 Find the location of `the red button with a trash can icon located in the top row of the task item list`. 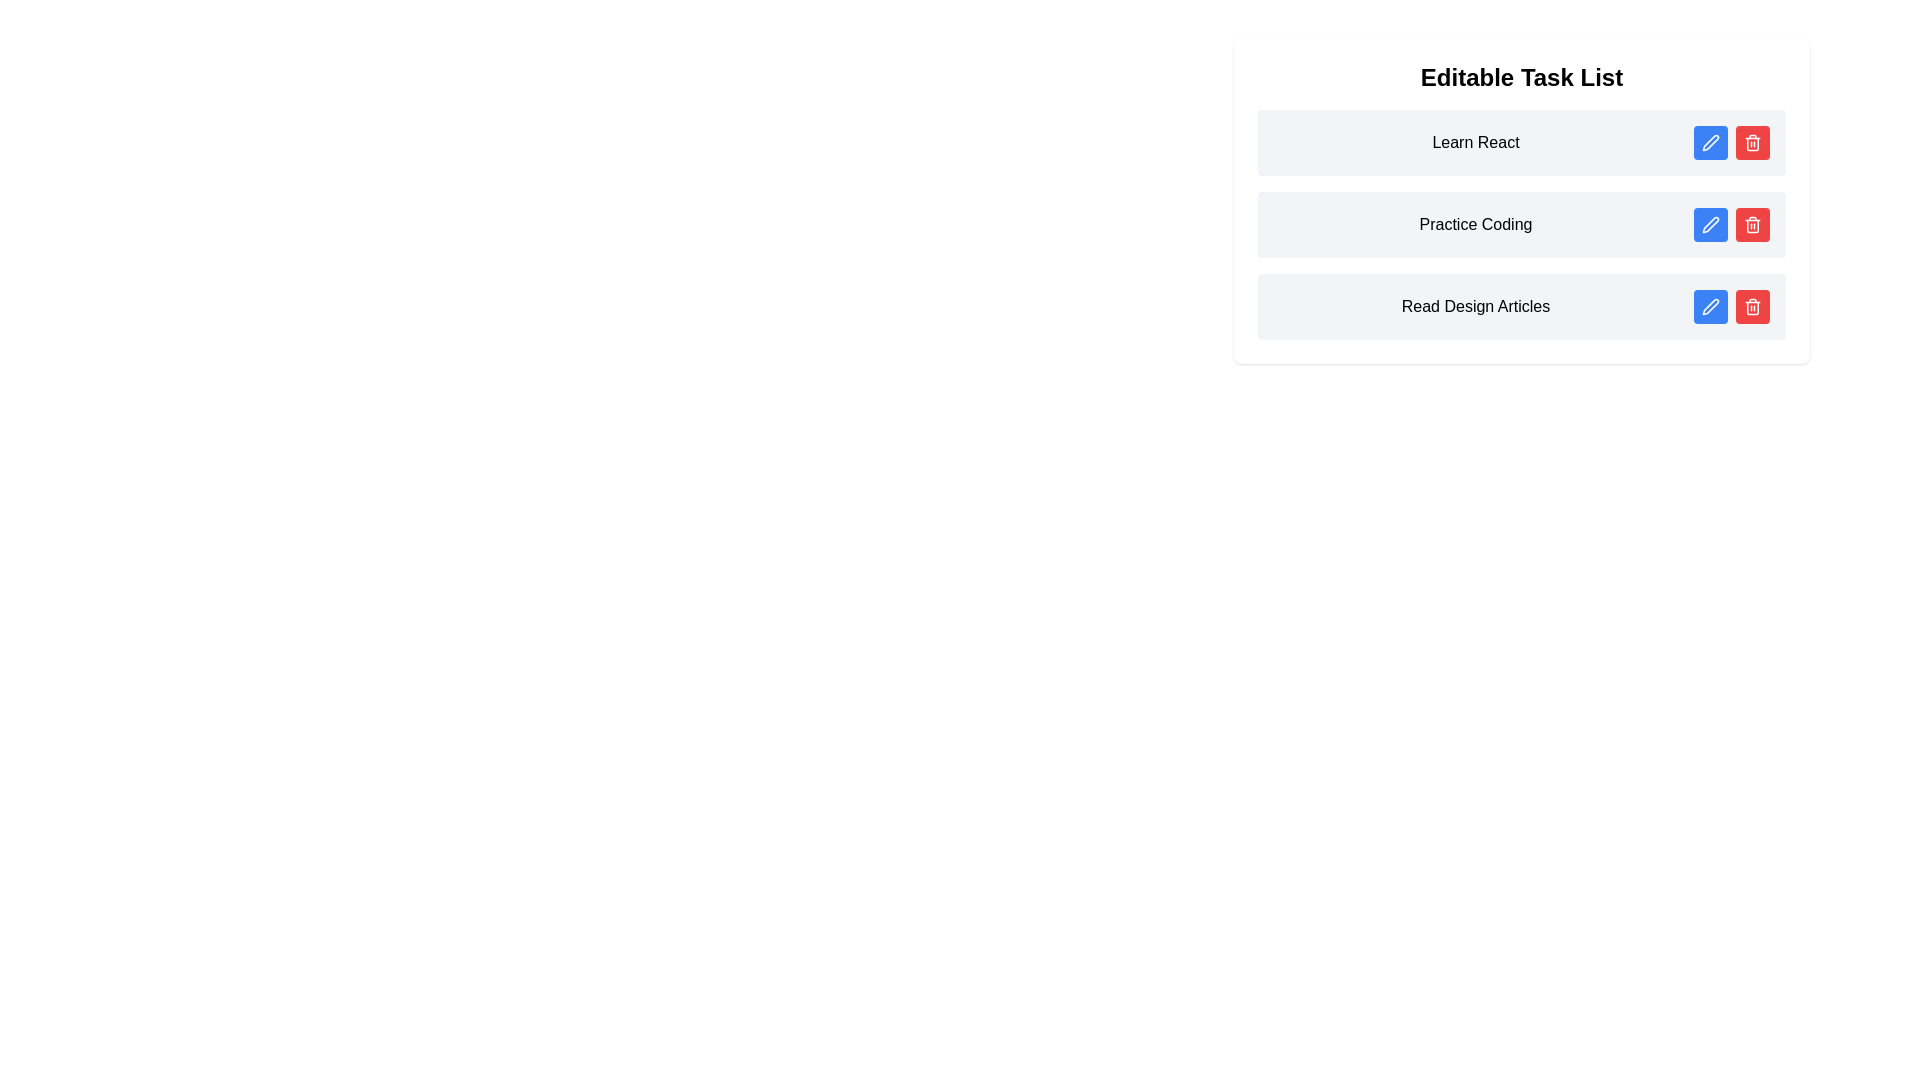

the red button with a trash can icon located in the top row of the task item list is located at coordinates (1751, 141).